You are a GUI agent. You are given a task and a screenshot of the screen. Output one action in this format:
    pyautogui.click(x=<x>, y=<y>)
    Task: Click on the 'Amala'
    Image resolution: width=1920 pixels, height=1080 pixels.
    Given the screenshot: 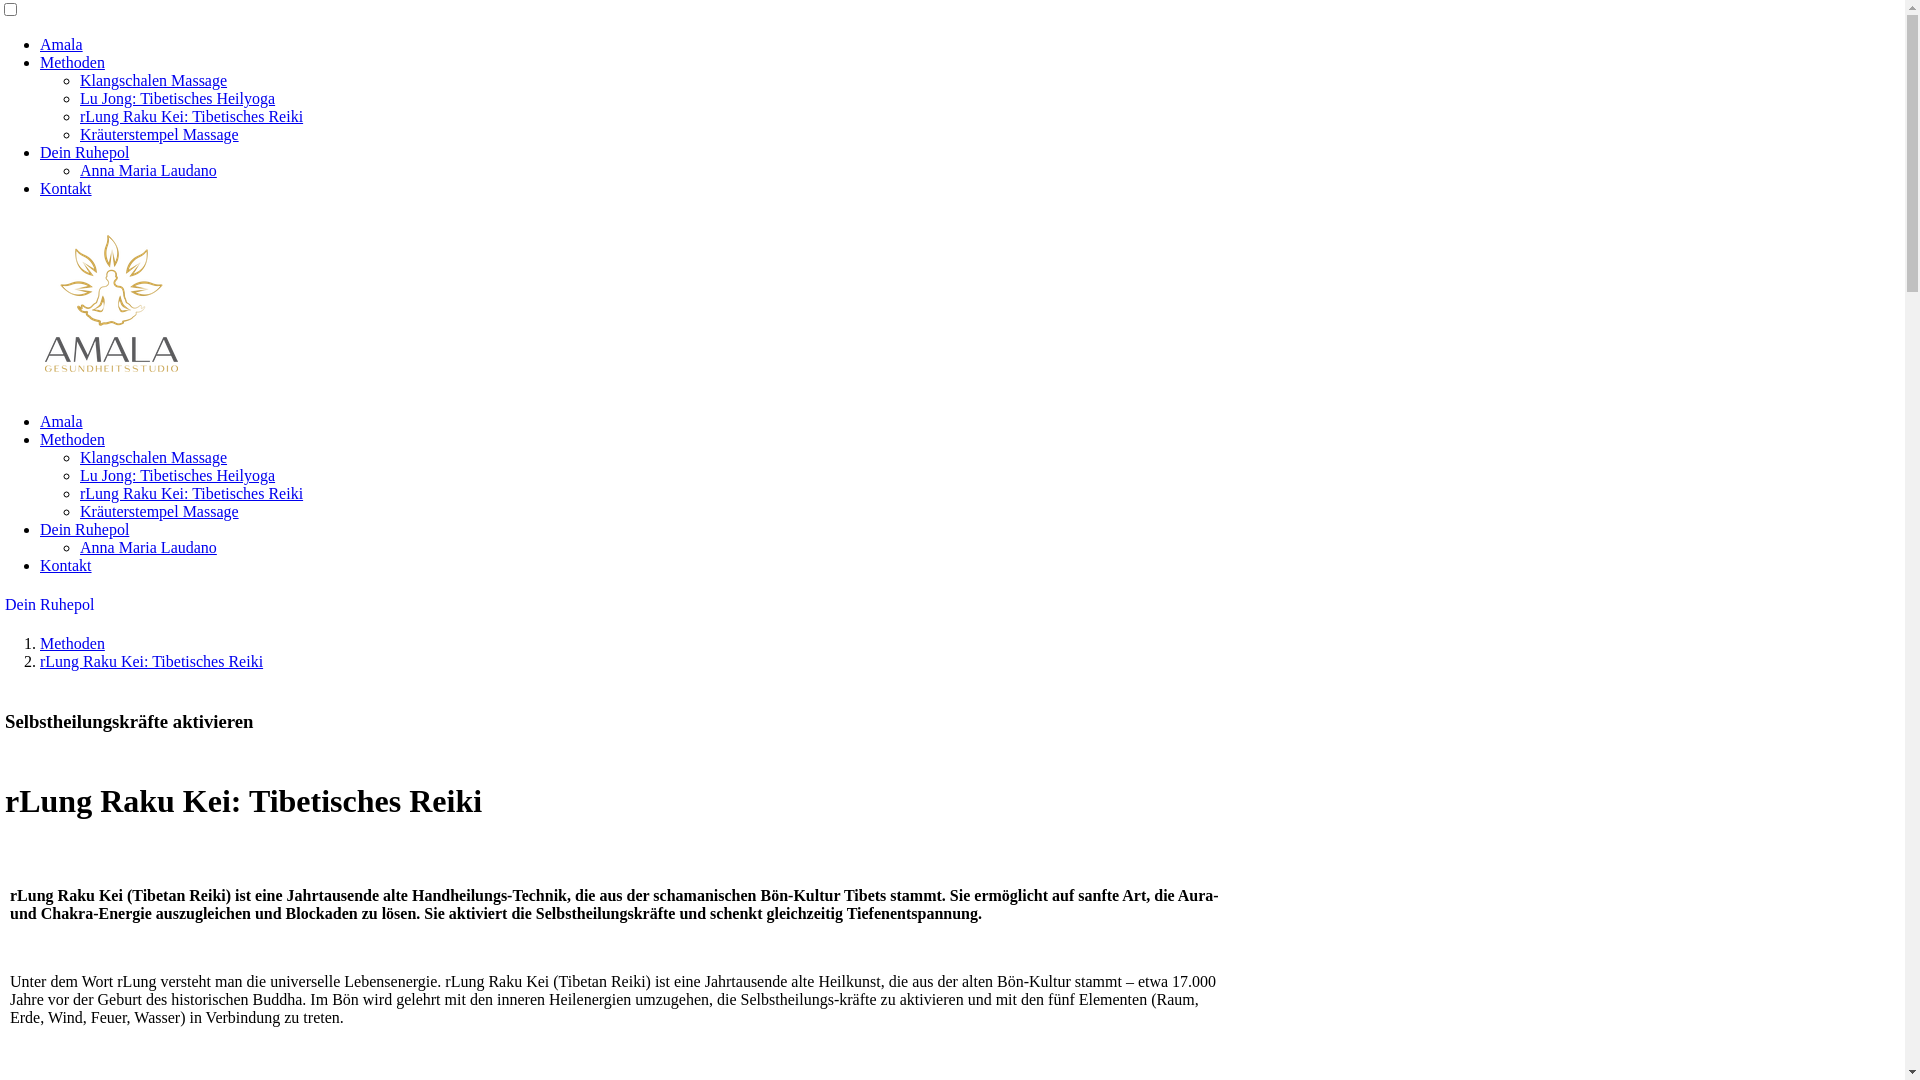 What is the action you would take?
    pyautogui.click(x=61, y=44)
    